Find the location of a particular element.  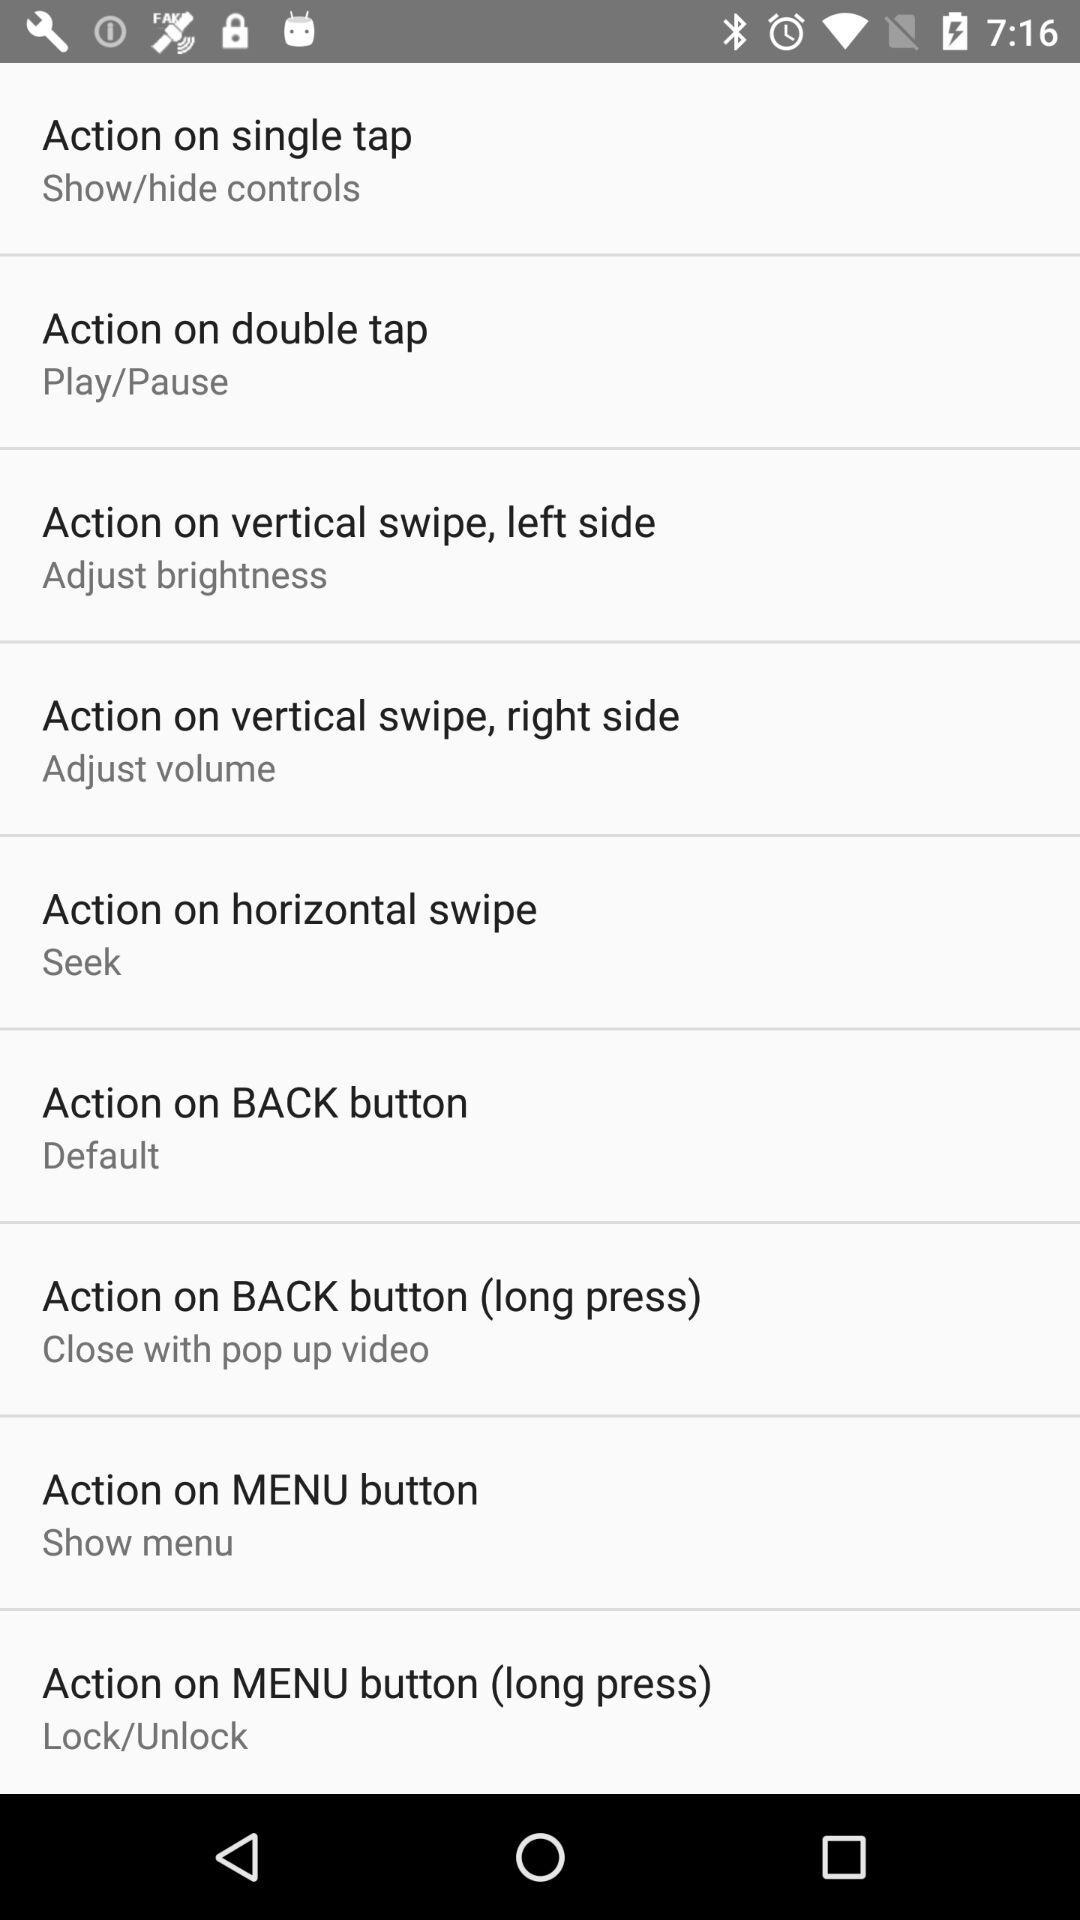

app below action on vertical app is located at coordinates (157, 766).